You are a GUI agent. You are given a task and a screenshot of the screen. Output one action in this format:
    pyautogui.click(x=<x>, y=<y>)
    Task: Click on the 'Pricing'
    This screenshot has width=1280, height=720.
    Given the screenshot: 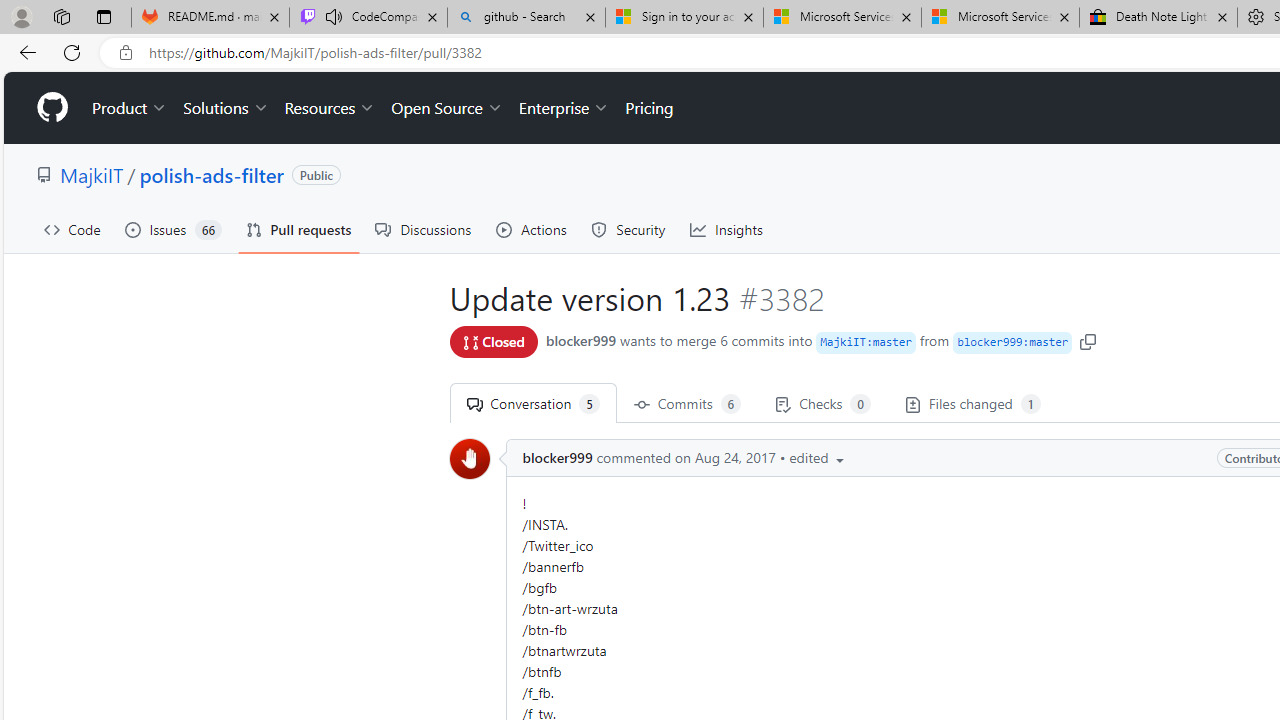 What is the action you would take?
    pyautogui.click(x=649, y=108)
    